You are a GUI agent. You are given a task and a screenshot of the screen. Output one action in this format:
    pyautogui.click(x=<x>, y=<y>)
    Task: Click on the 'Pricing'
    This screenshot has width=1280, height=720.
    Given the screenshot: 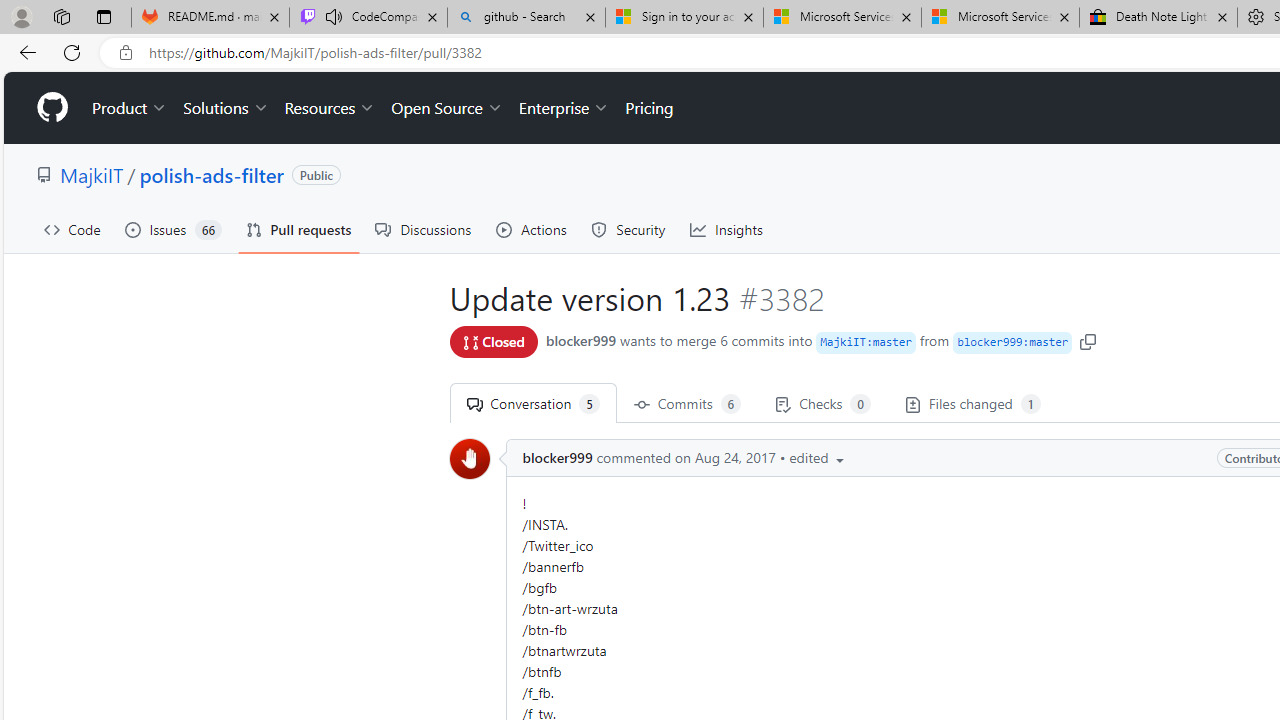 What is the action you would take?
    pyautogui.click(x=649, y=108)
    